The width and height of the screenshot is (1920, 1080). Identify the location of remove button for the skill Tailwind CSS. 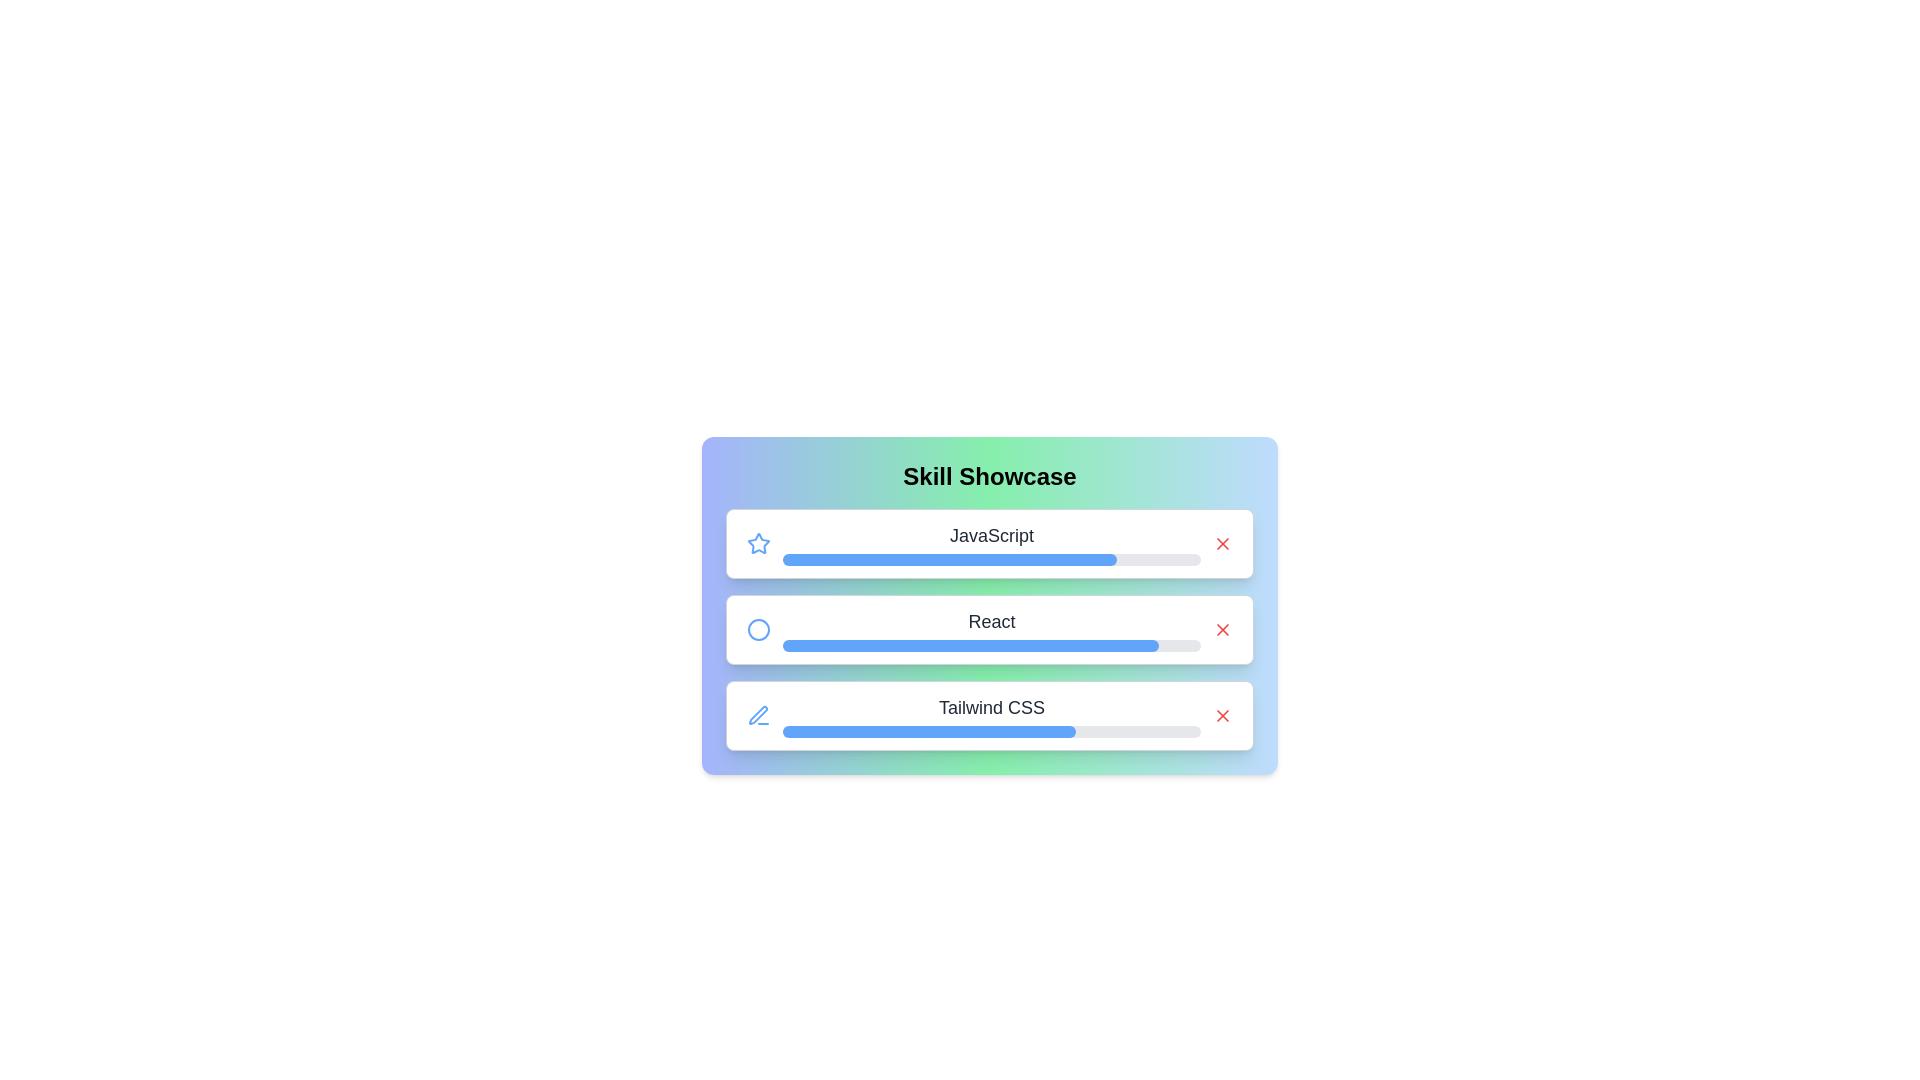
(1222, 715).